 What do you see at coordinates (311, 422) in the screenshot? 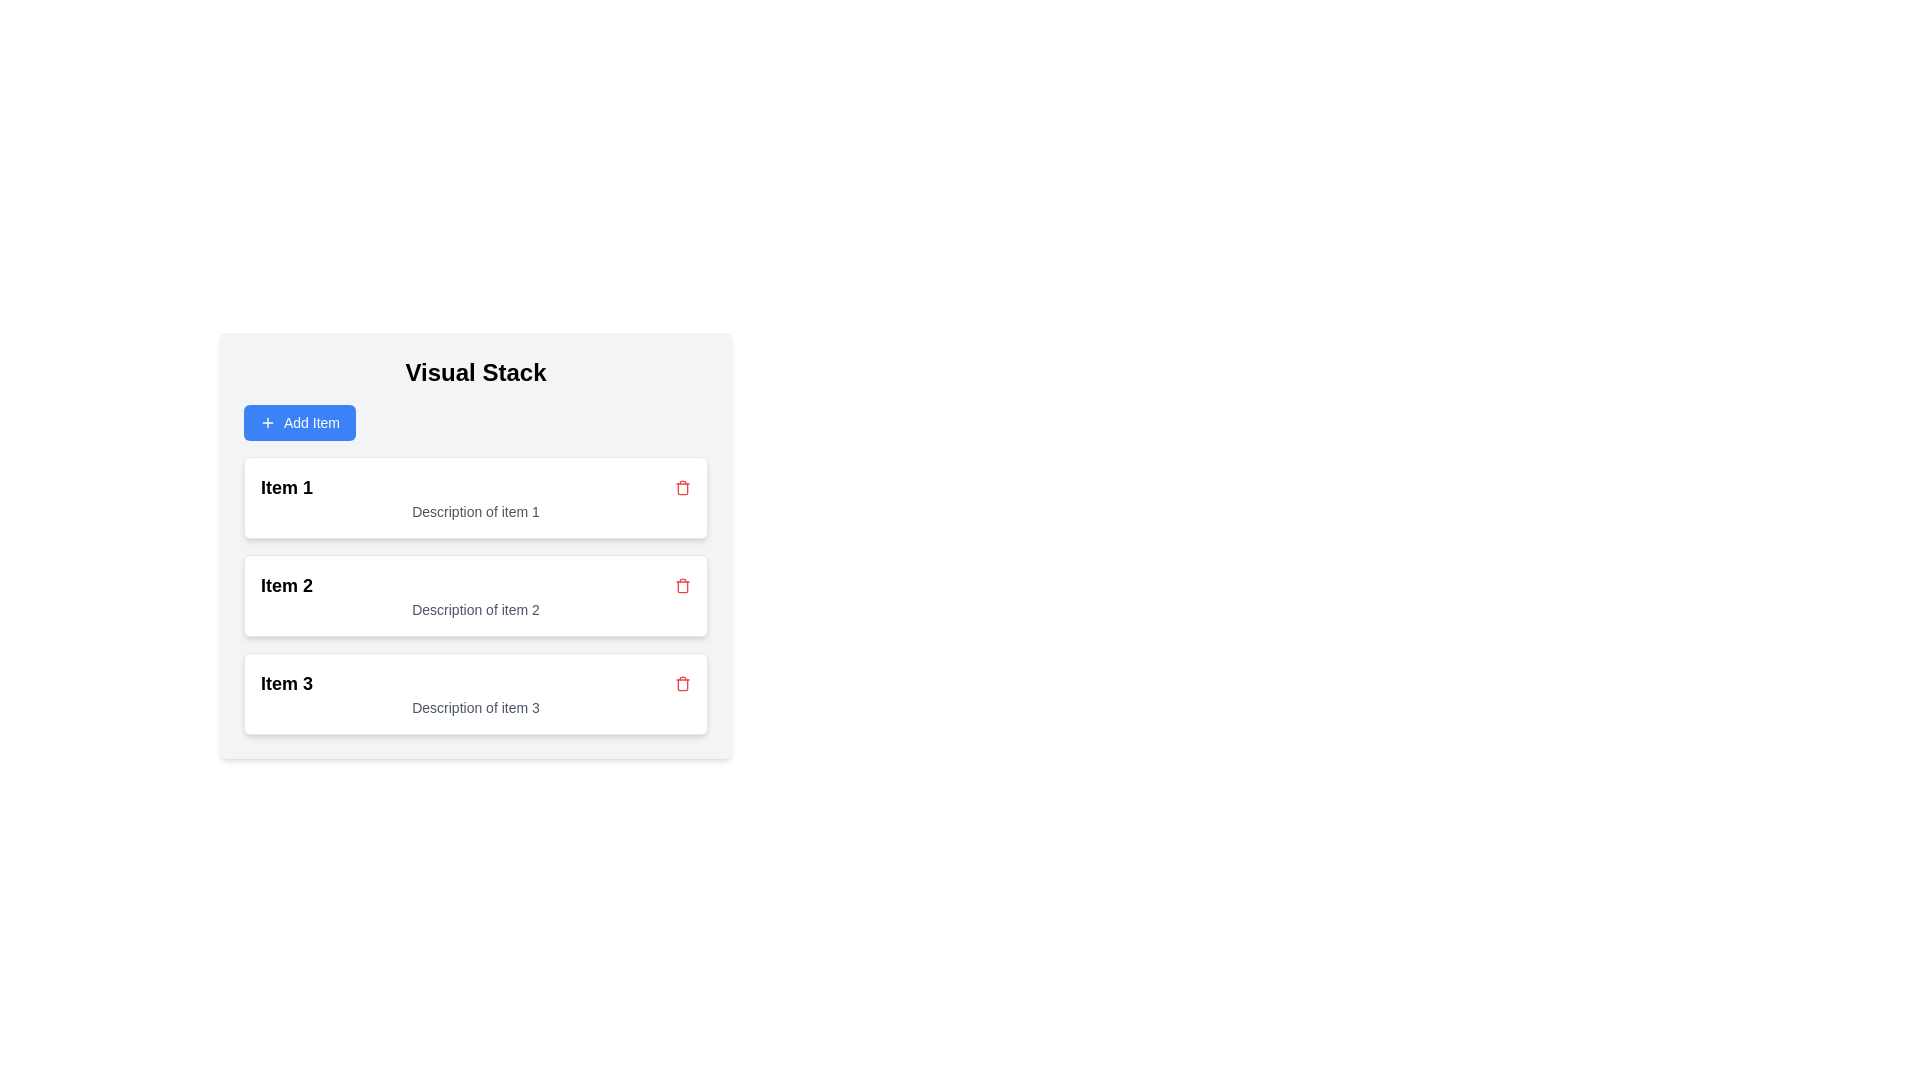
I see `text label 'Add Item' which indicates the button's action to add an item` at bounding box center [311, 422].